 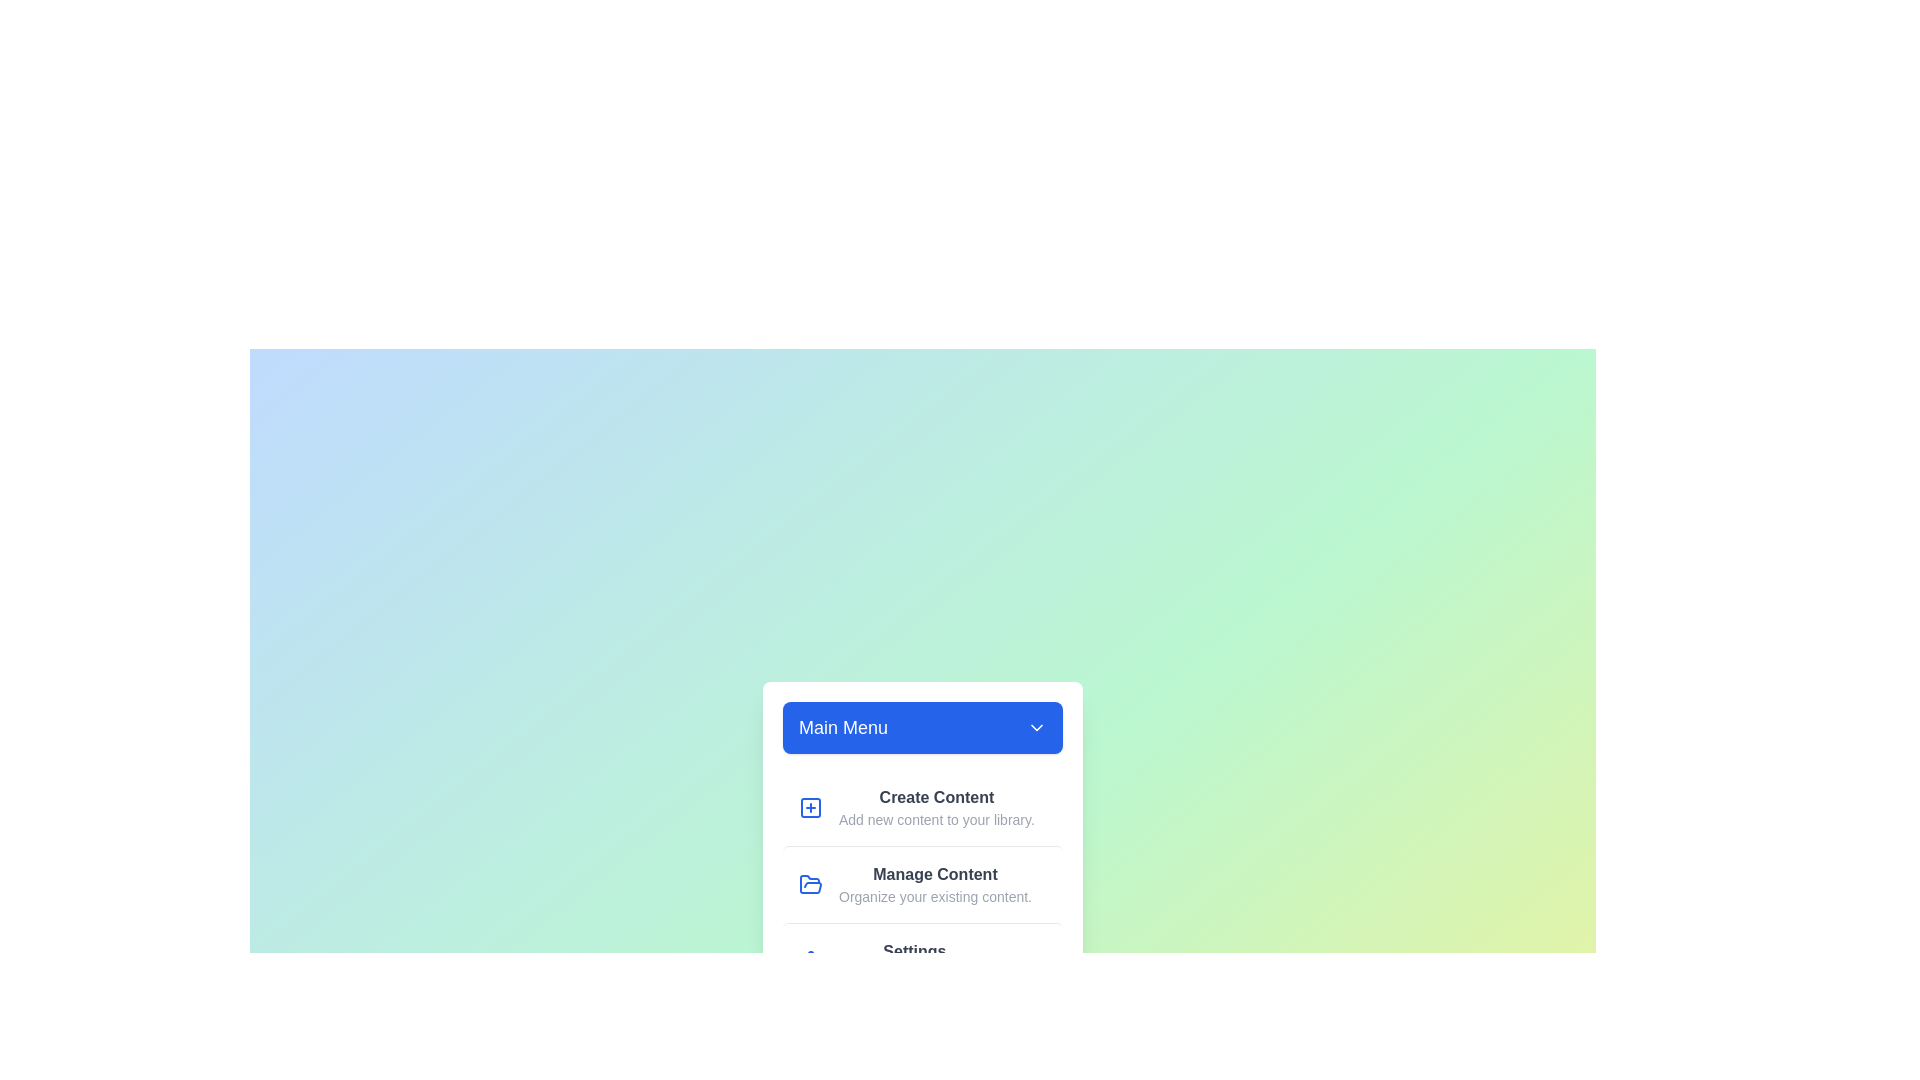 What do you see at coordinates (921, 727) in the screenshot?
I see `the 'Main Menu' button to toggle the menu visibility` at bounding box center [921, 727].